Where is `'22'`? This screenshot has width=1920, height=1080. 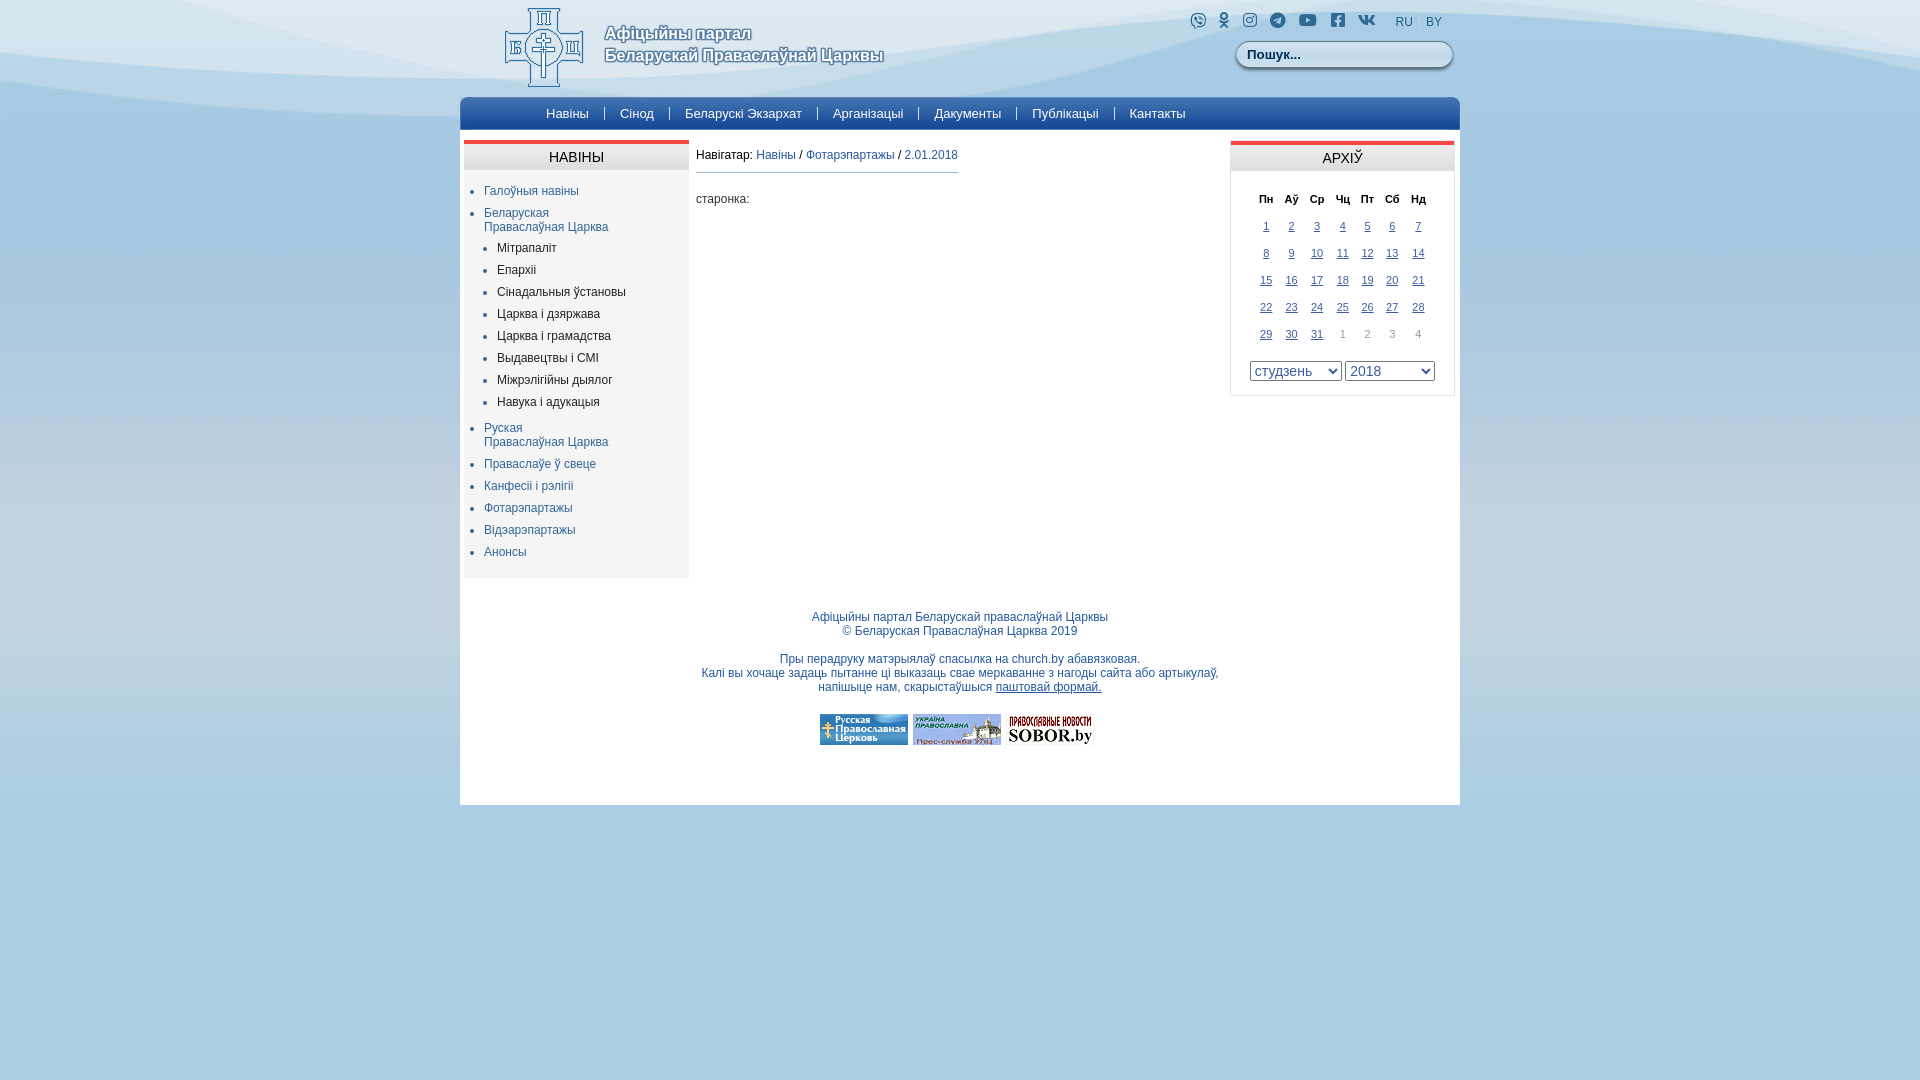 '22' is located at coordinates (1265, 305).